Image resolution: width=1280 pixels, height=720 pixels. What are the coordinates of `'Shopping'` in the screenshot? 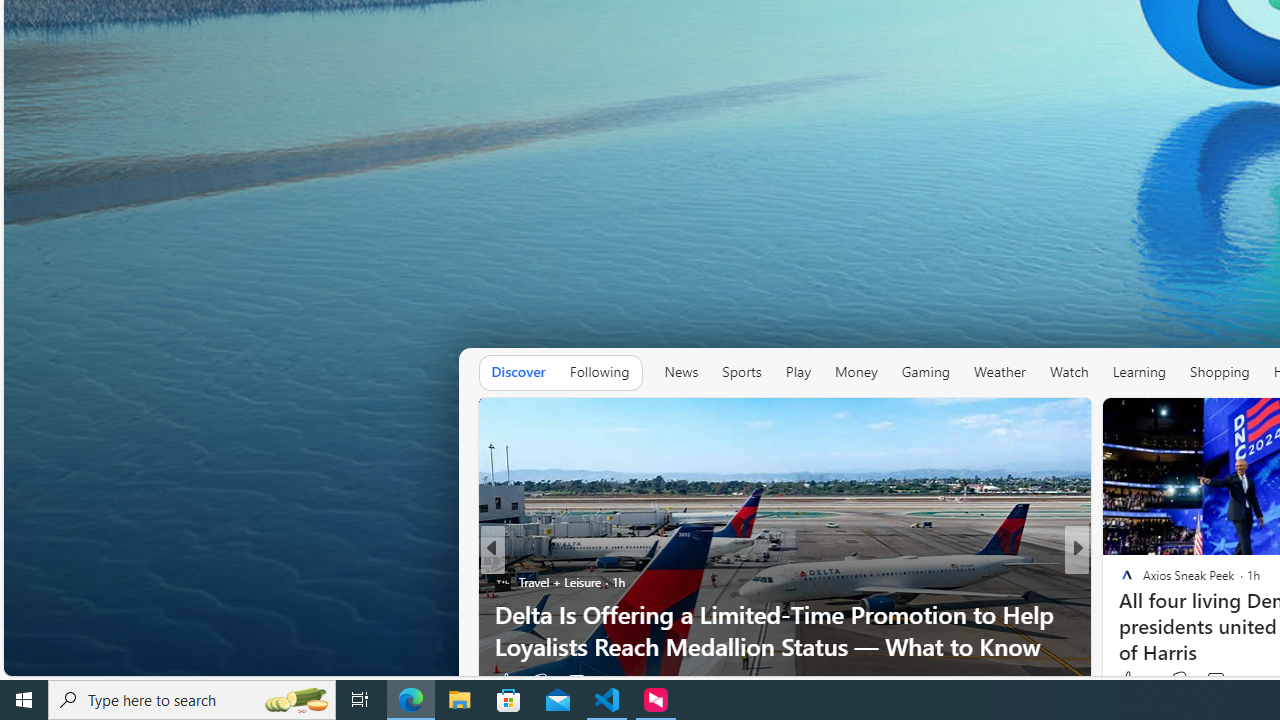 It's located at (1218, 372).